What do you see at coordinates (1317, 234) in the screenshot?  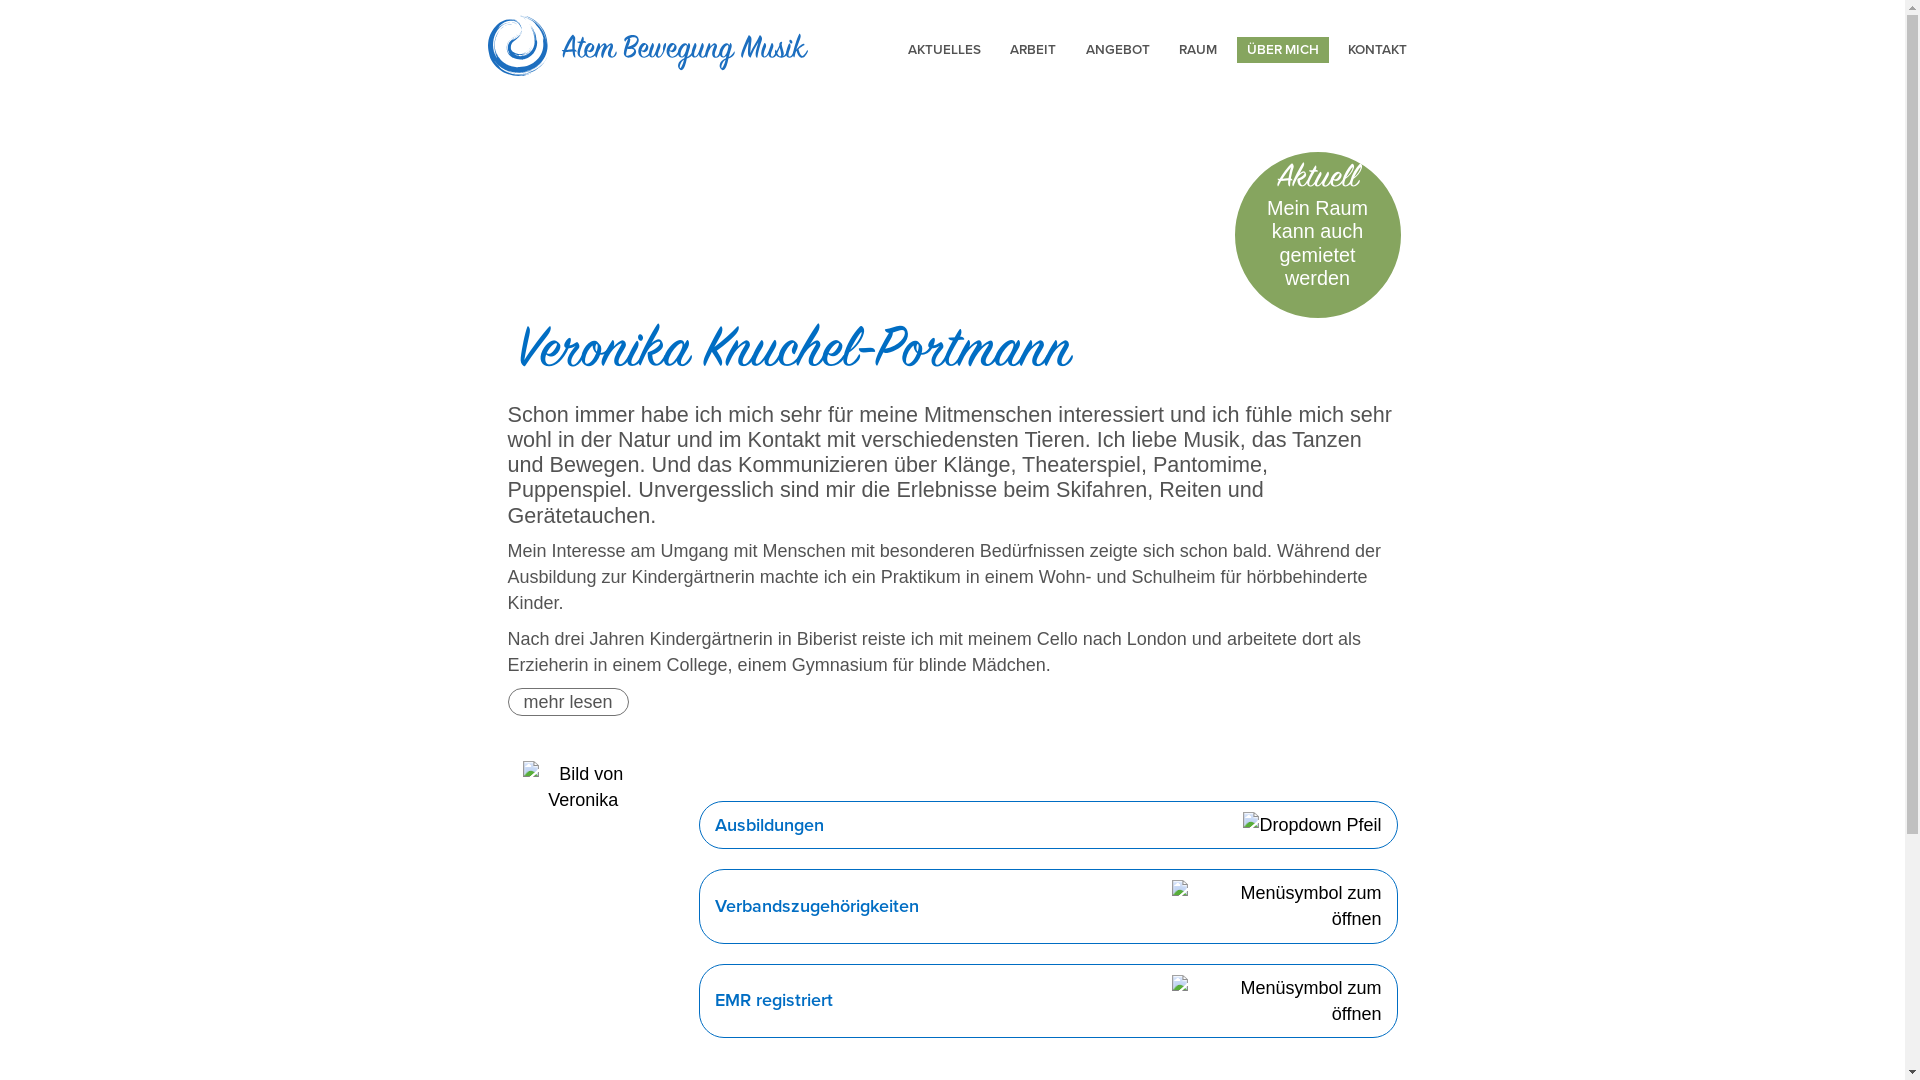 I see `'zu RAUM'` at bounding box center [1317, 234].